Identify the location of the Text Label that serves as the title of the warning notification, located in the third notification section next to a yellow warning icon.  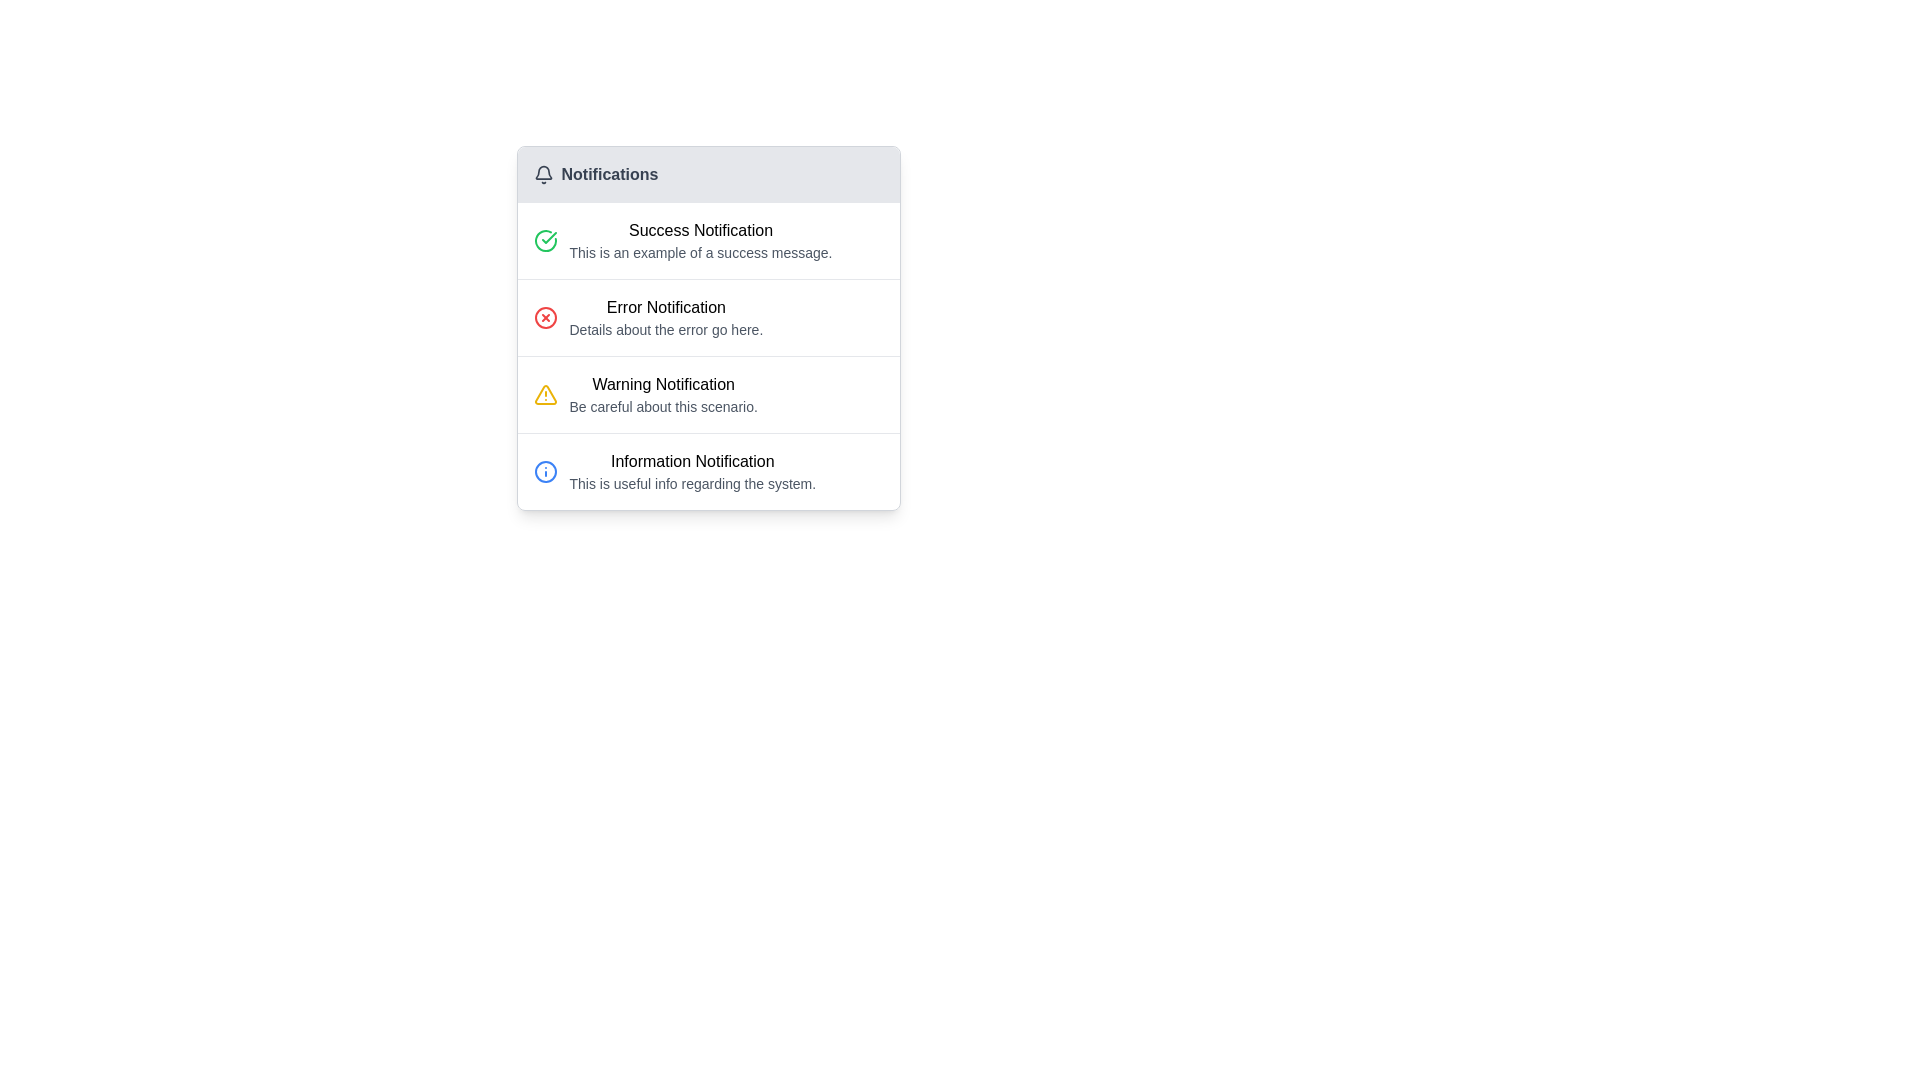
(663, 385).